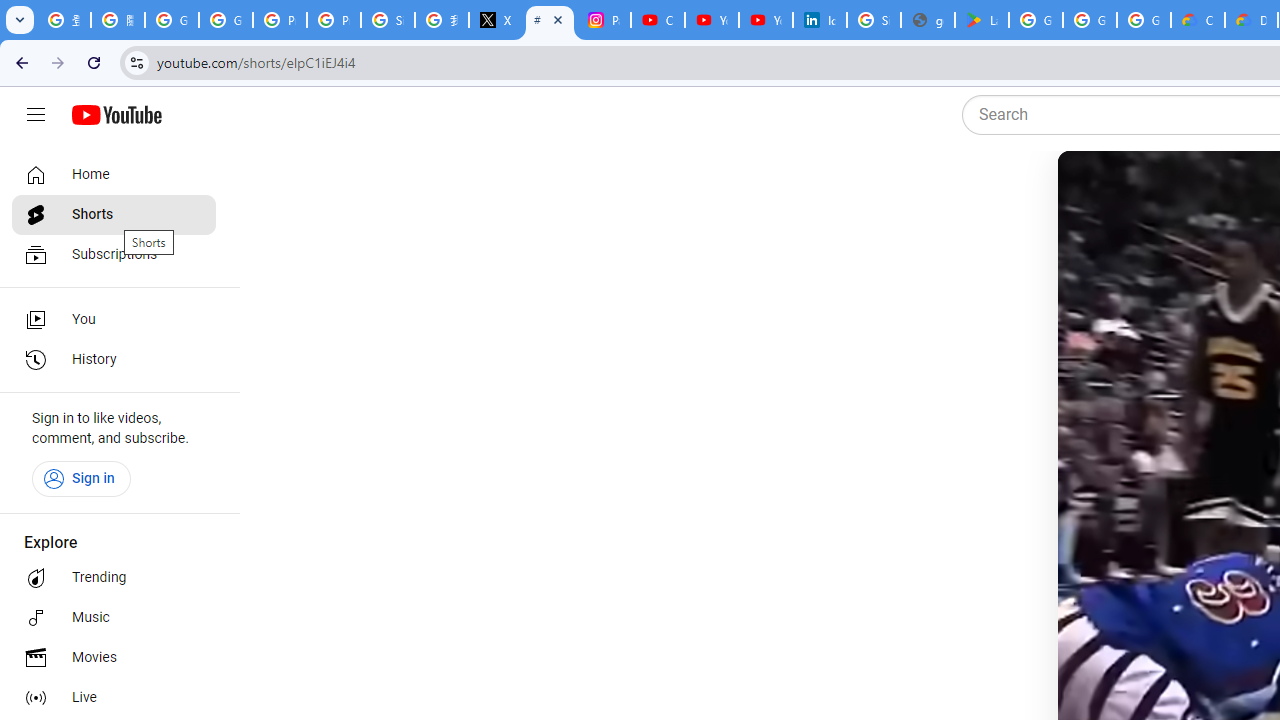  What do you see at coordinates (874, 20) in the screenshot?
I see `'Sign in - Google Accounts'` at bounding box center [874, 20].